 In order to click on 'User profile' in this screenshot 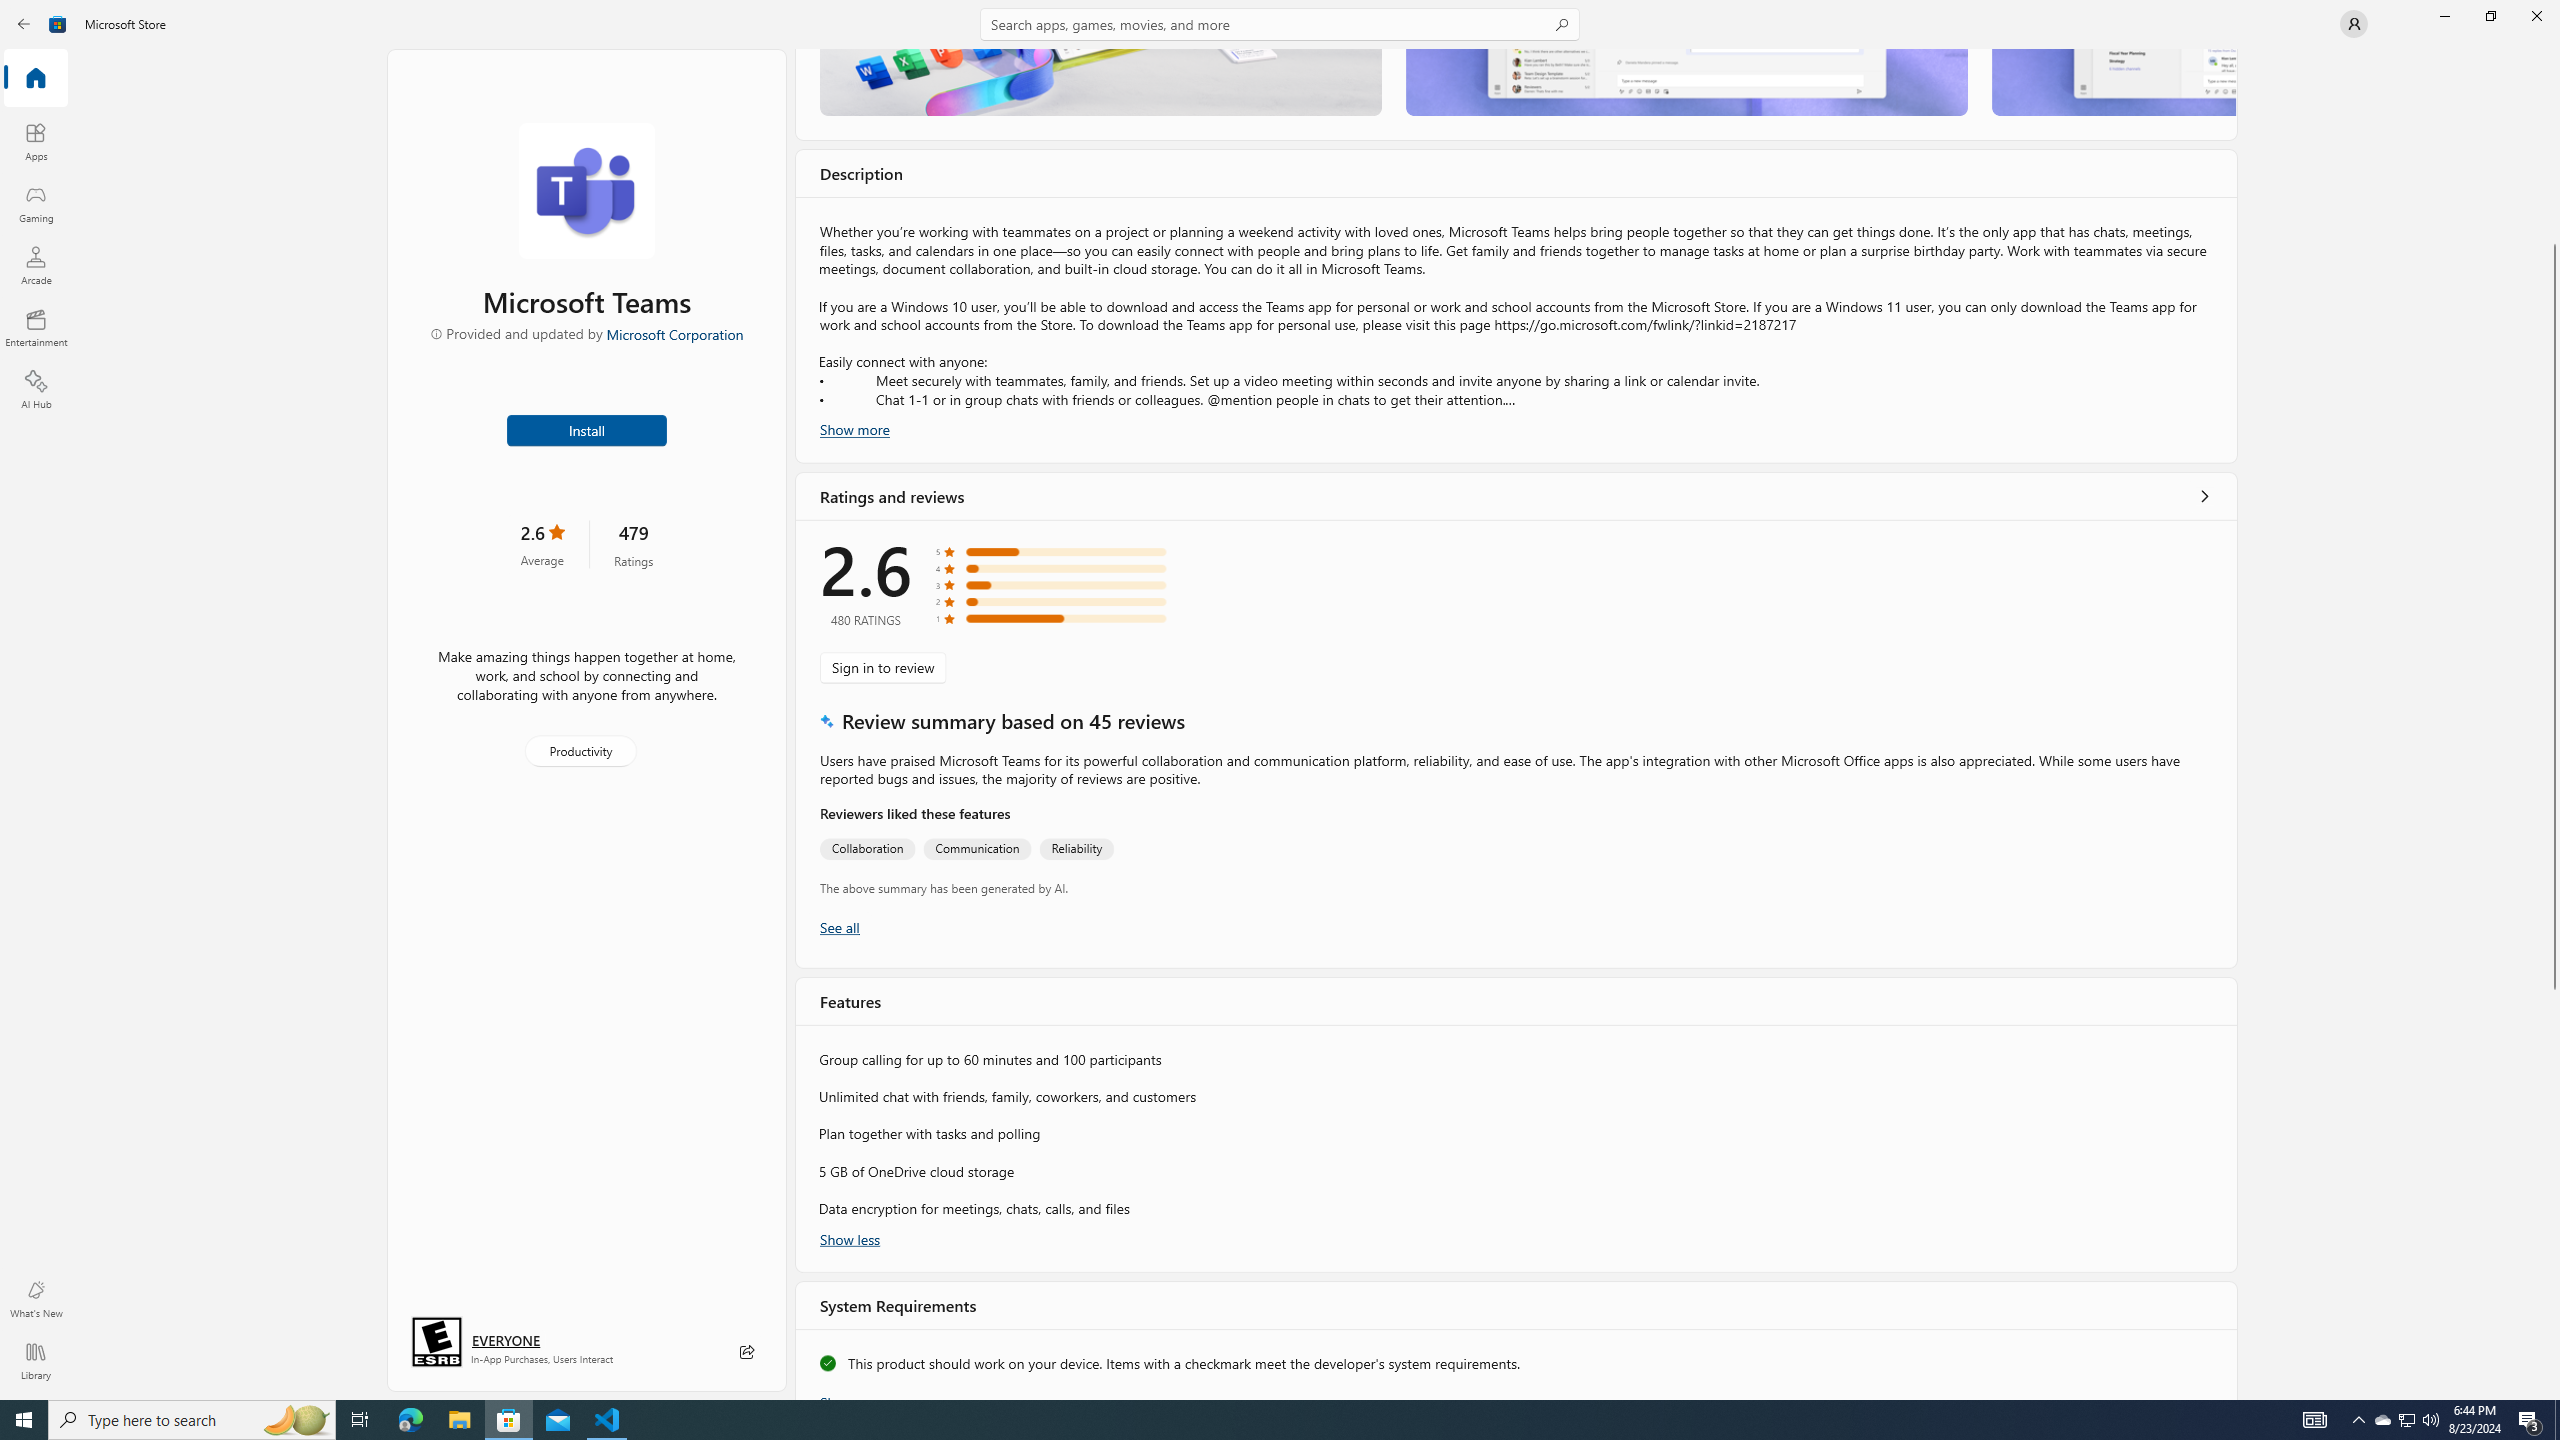, I will do `click(2352, 22)`.